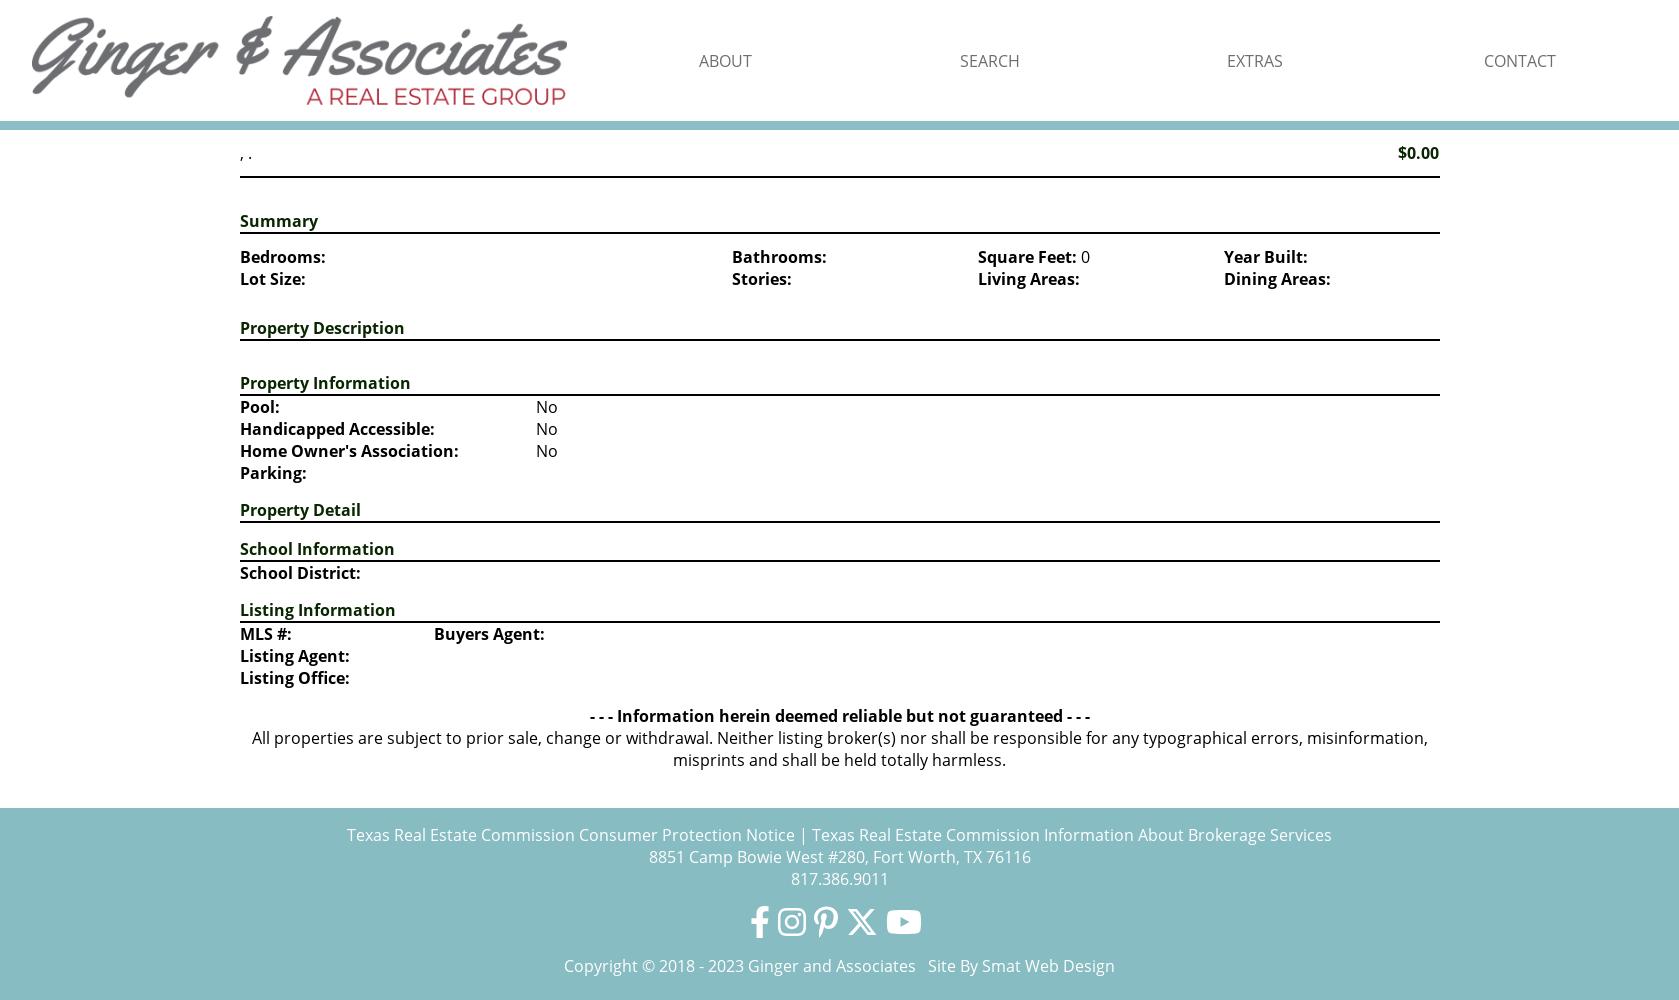  Describe the element at coordinates (563, 965) in the screenshot. I see `'Copyright © 2018 - 2023 Ginger and Associates   Site By'` at that location.